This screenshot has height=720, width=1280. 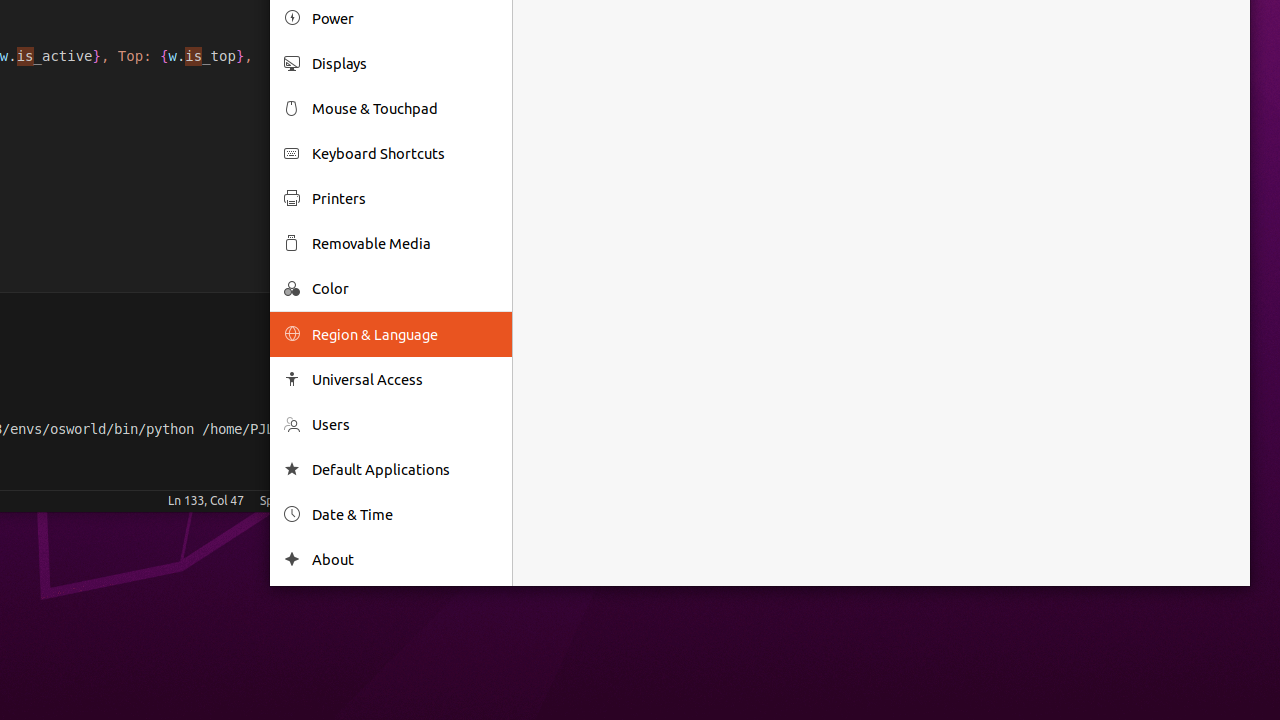 I want to click on 'Removable Media', so click(x=403, y=242).